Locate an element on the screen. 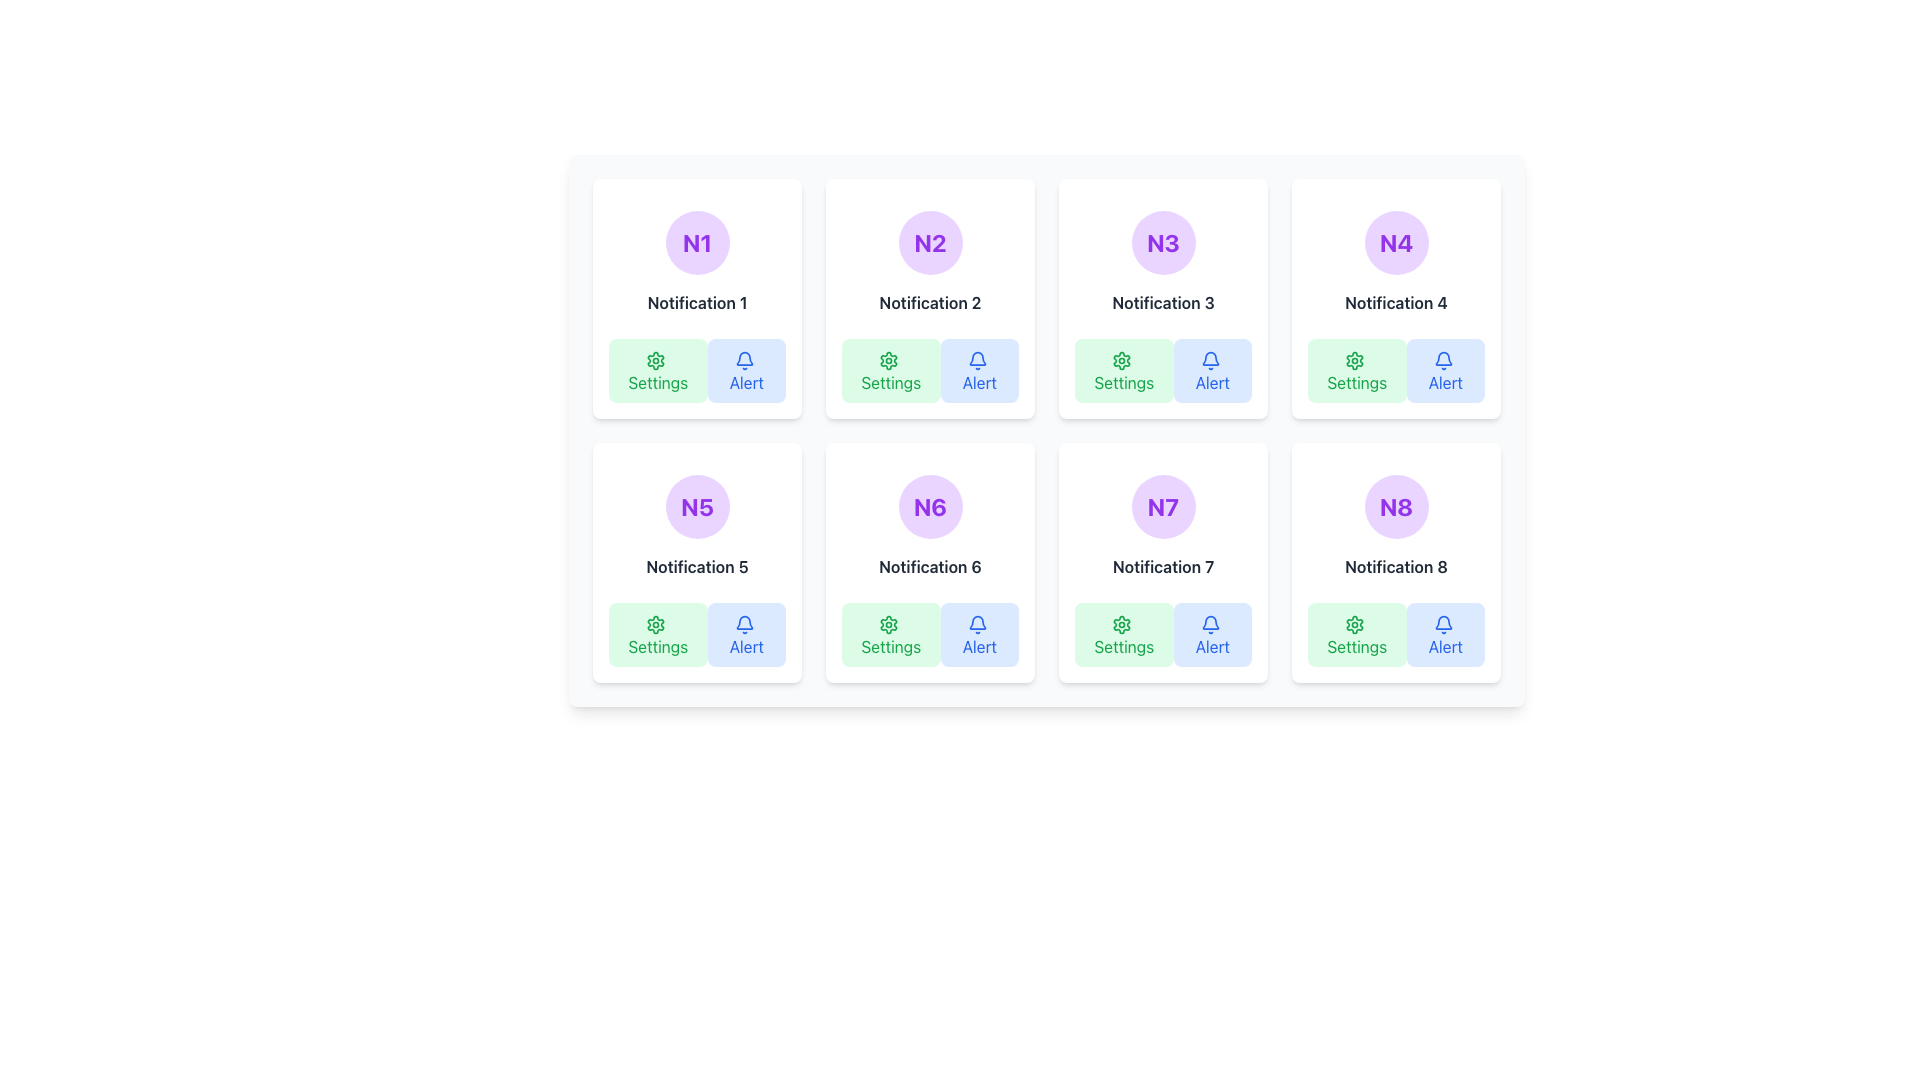 Image resolution: width=1920 pixels, height=1080 pixels. the 'Settings' button located at the bottom left of the 'Notification 7' card is located at coordinates (1124, 635).